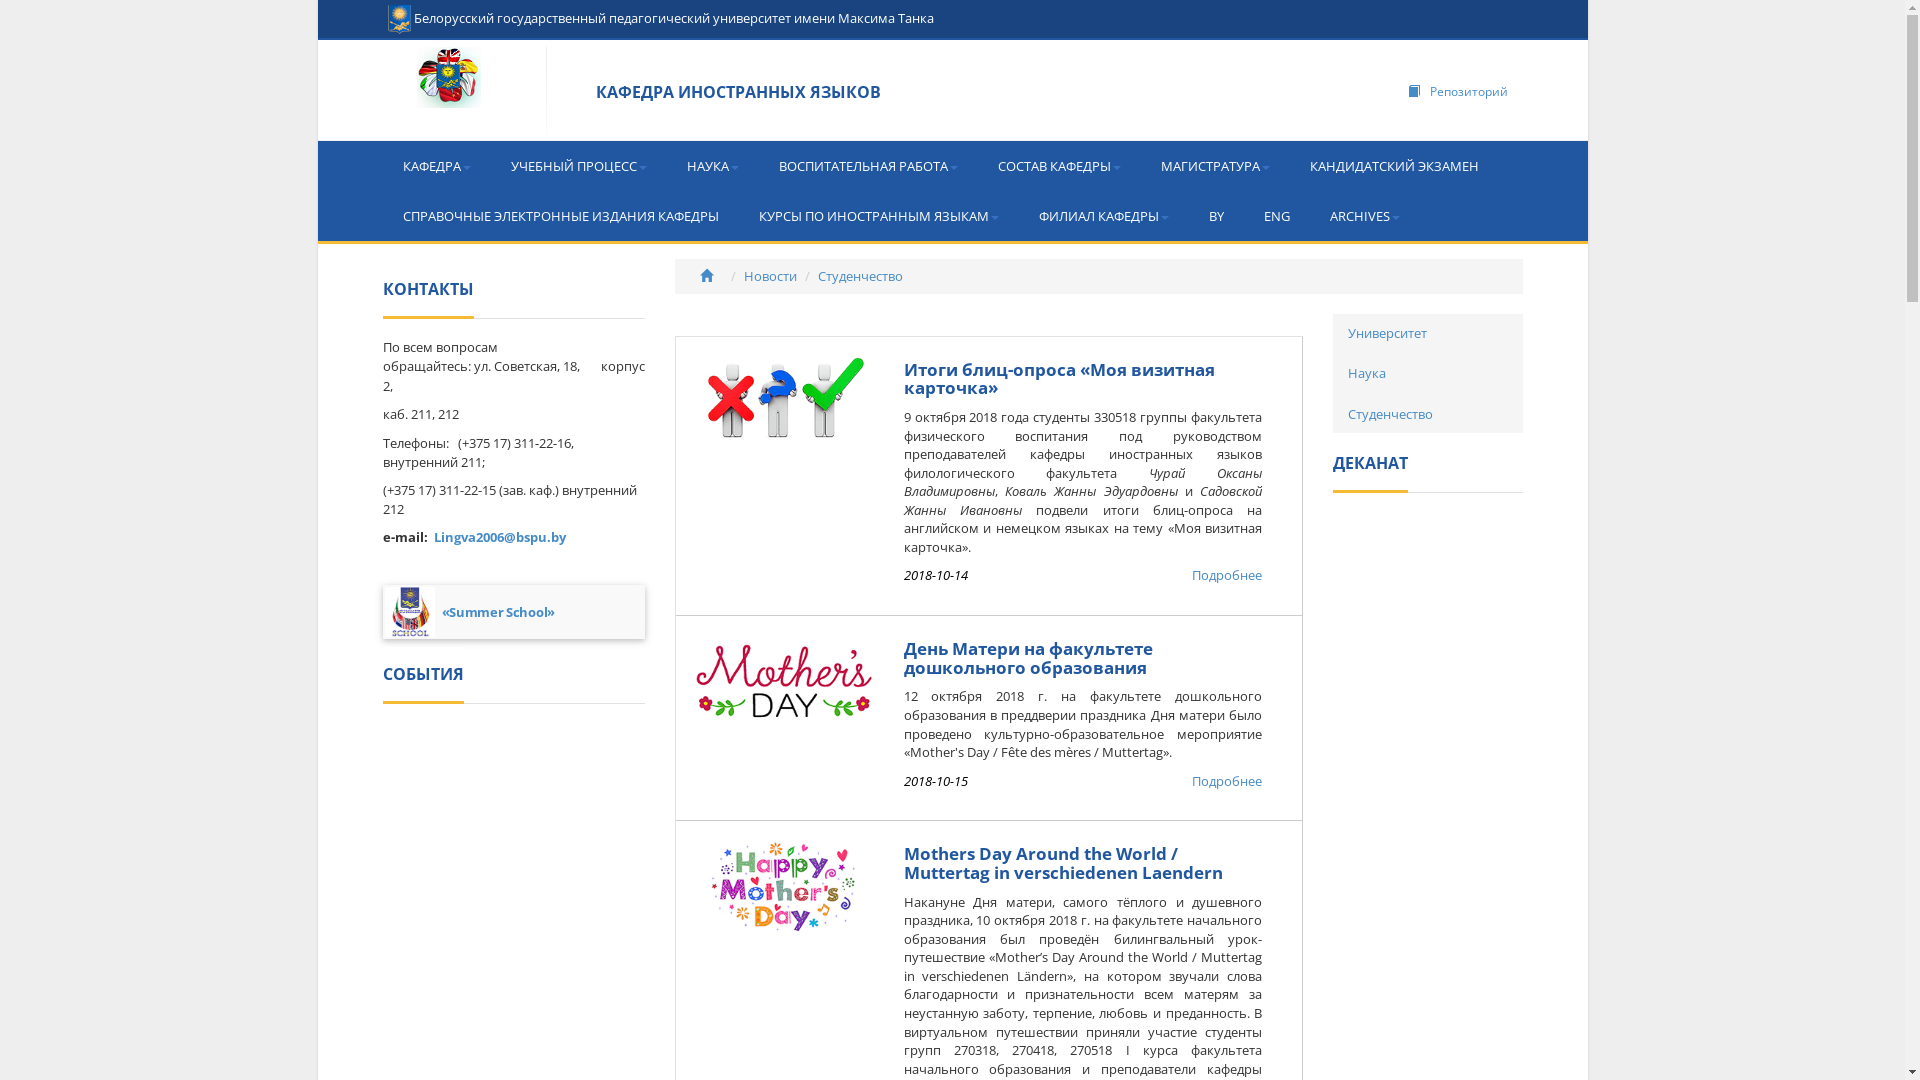 The image size is (1920, 1080). Describe the element at coordinates (1188, 216) in the screenshot. I see `'BY'` at that location.